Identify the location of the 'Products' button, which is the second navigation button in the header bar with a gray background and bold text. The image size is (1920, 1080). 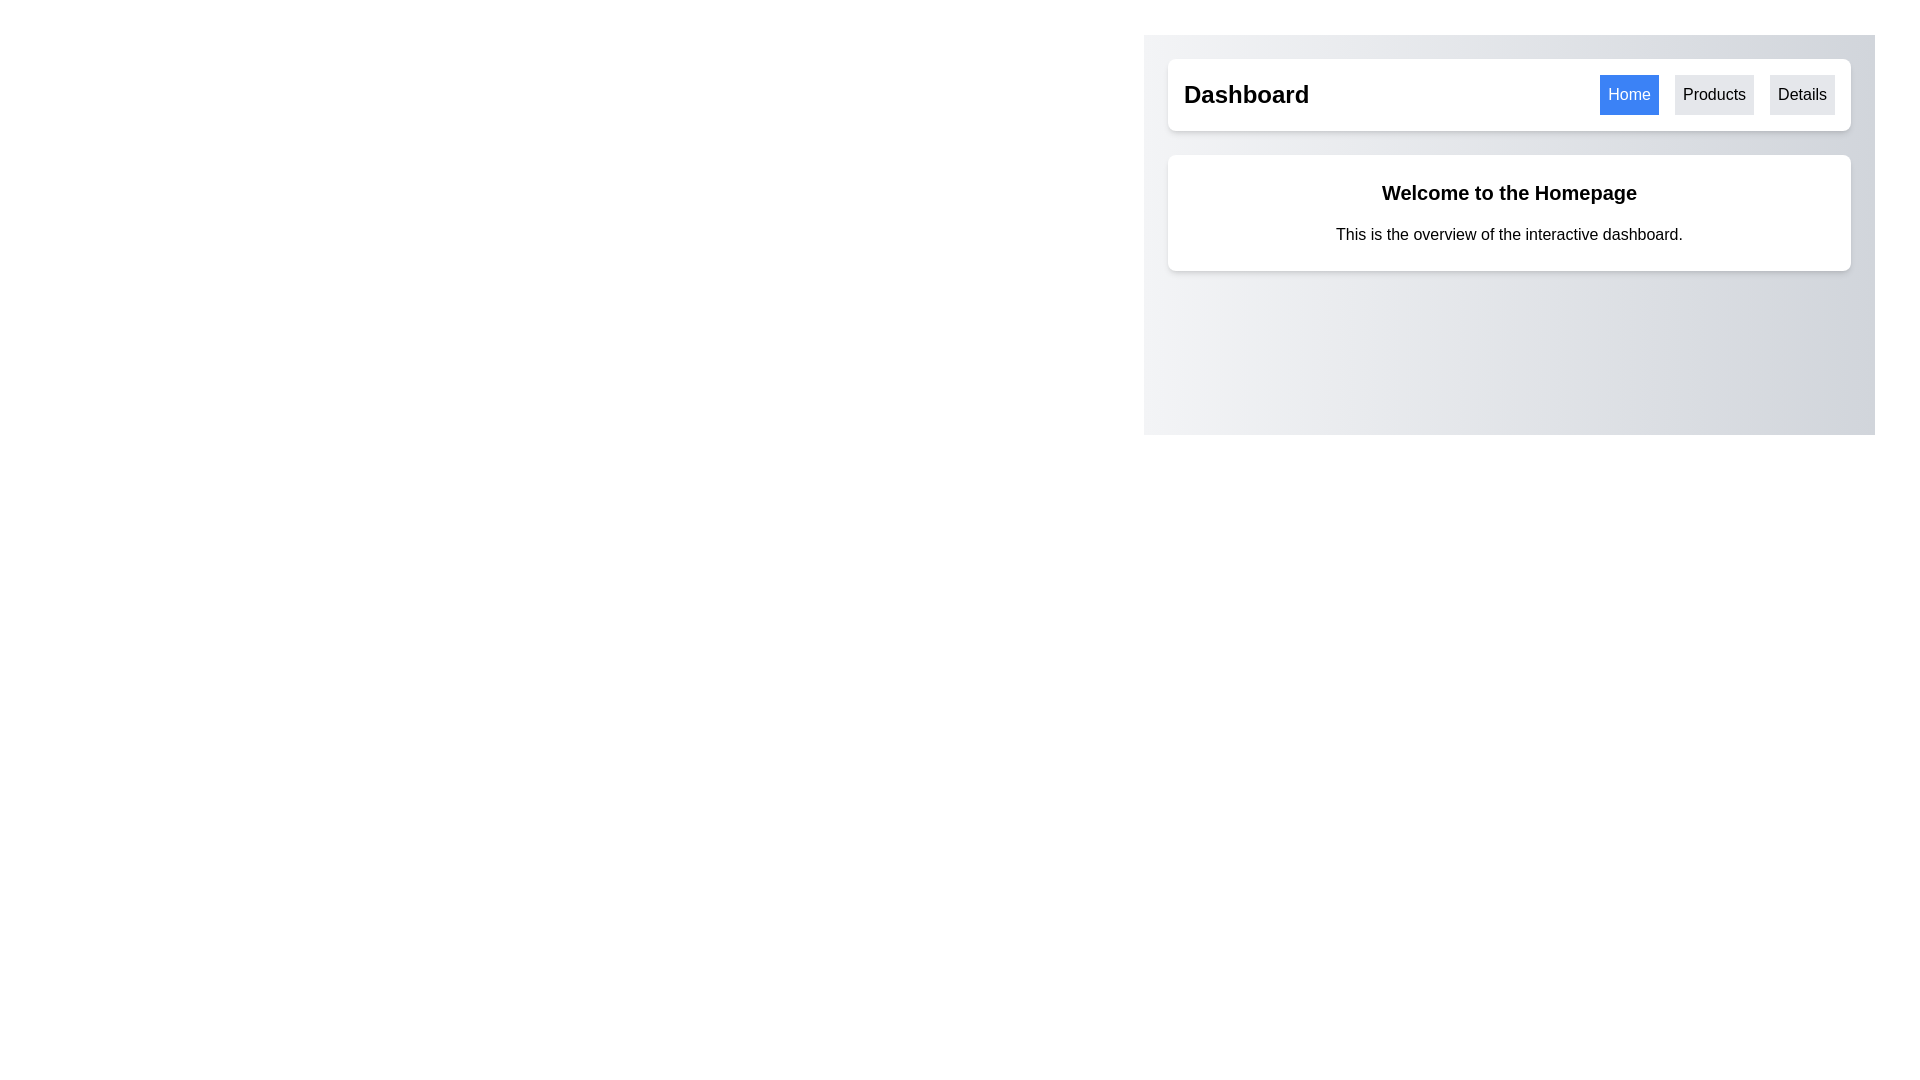
(1716, 95).